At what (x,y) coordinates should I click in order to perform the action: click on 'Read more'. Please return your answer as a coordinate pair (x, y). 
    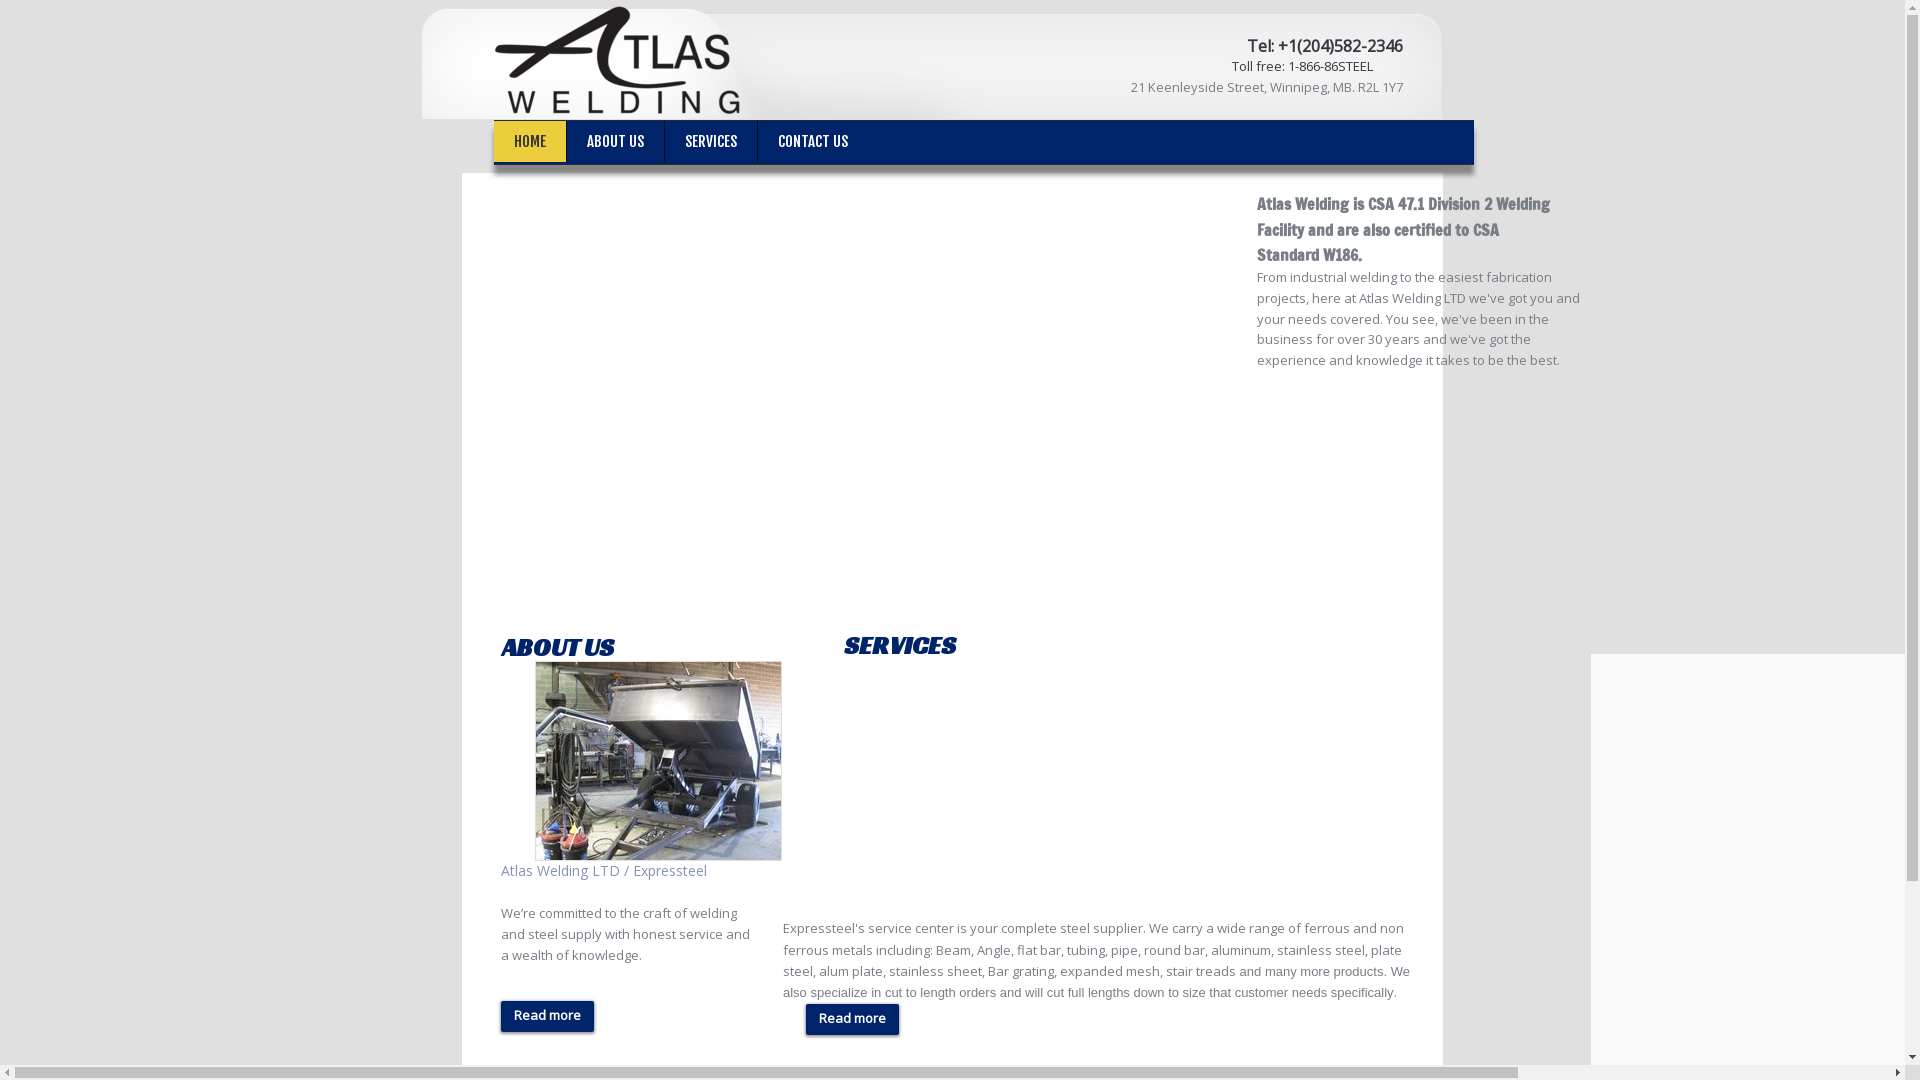
    Looking at the image, I should click on (547, 1016).